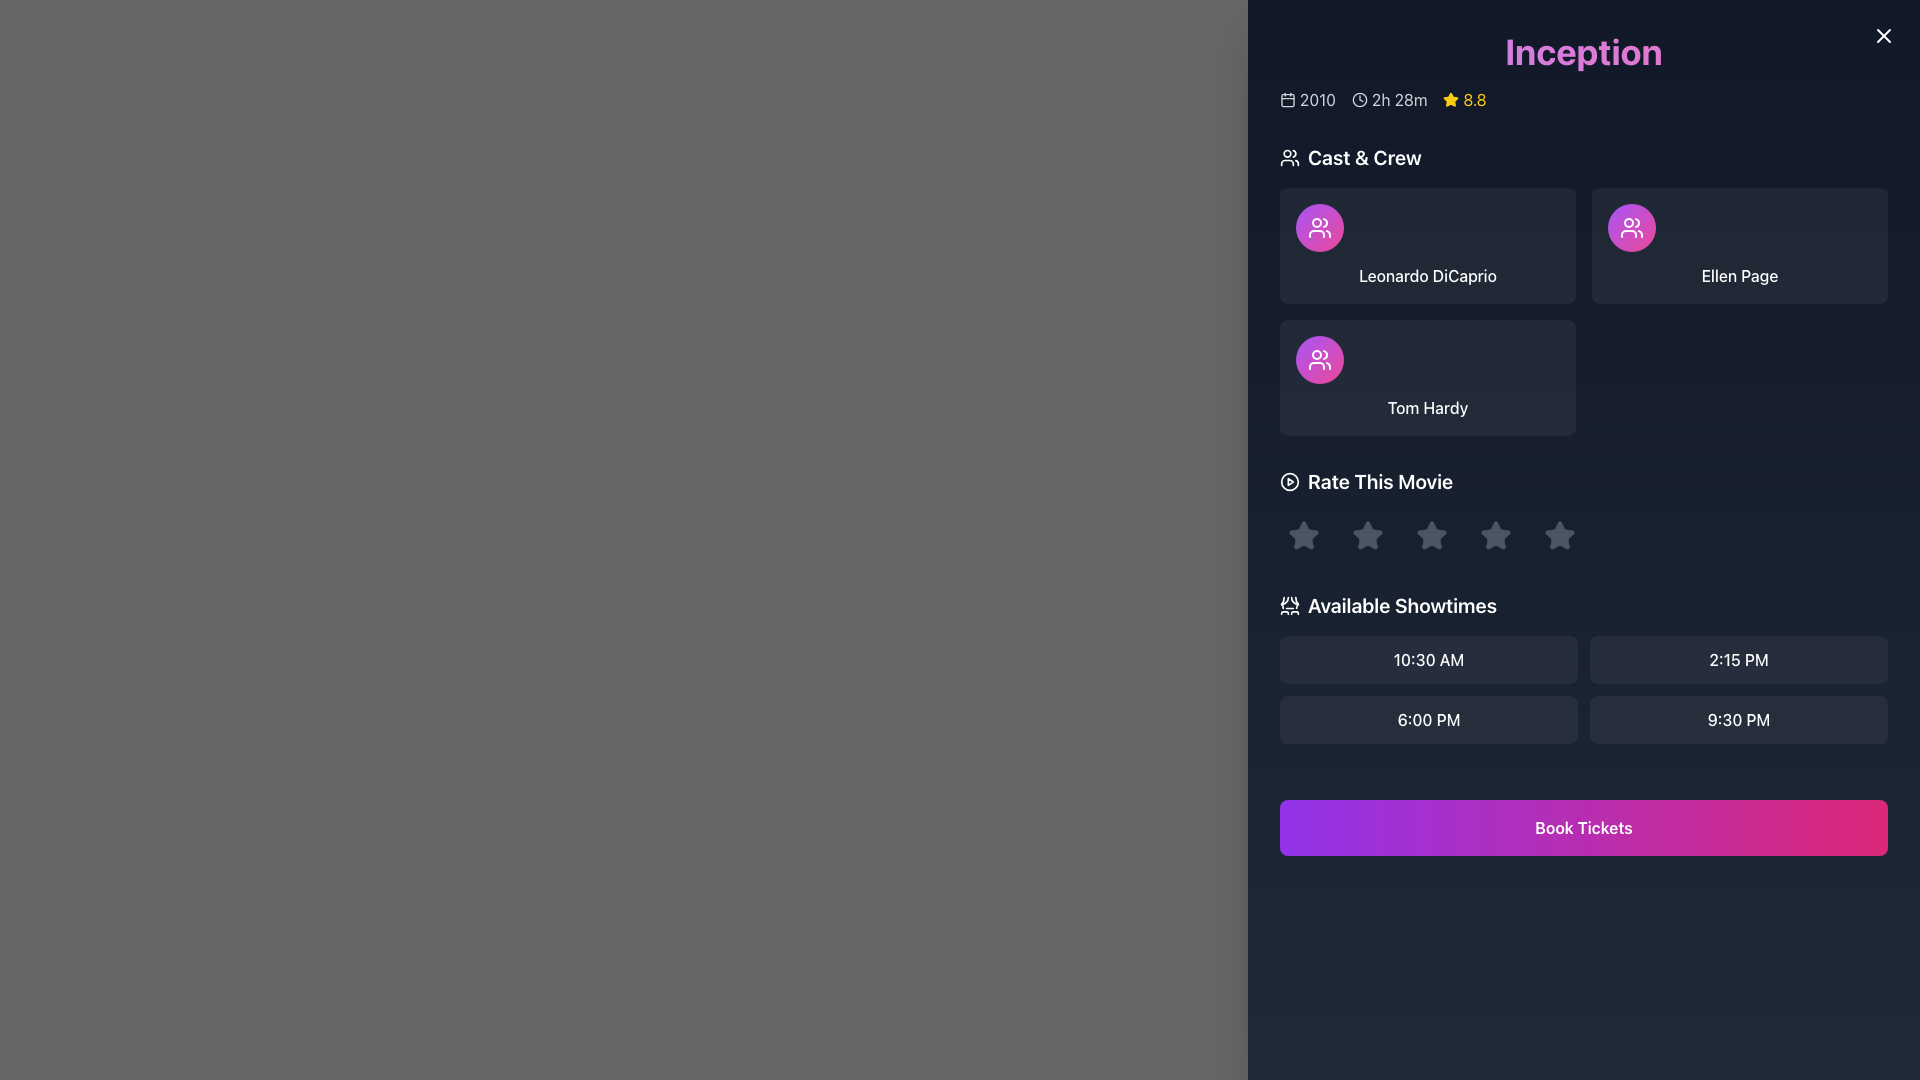 The width and height of the screenshot is (1920, 1080). What do you see at coordinates (1559, 535) in the screenshot?
I see `the fifth star icon in the 'Rate This Movie' section to assign a rating` at bounding box center [1559, 535].